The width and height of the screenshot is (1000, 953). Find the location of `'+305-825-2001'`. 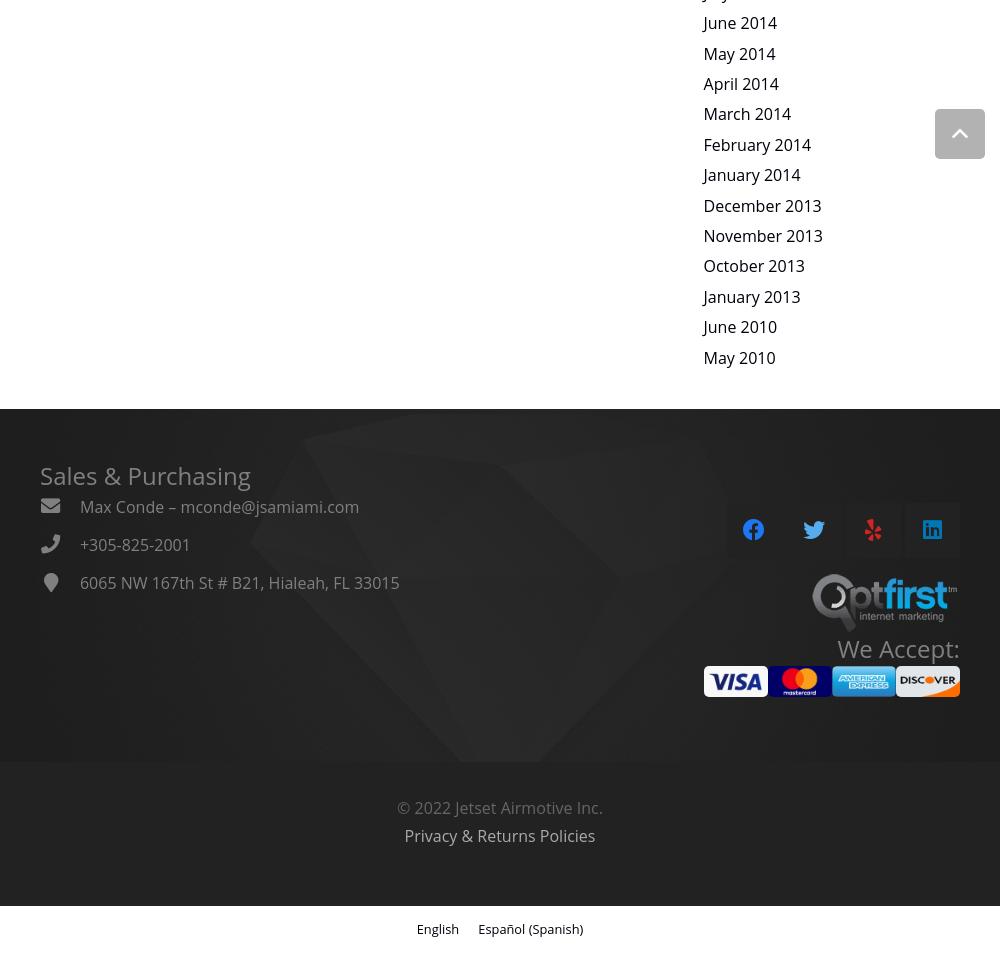

'+305-825-2001' is located at coordinates (134, 543).